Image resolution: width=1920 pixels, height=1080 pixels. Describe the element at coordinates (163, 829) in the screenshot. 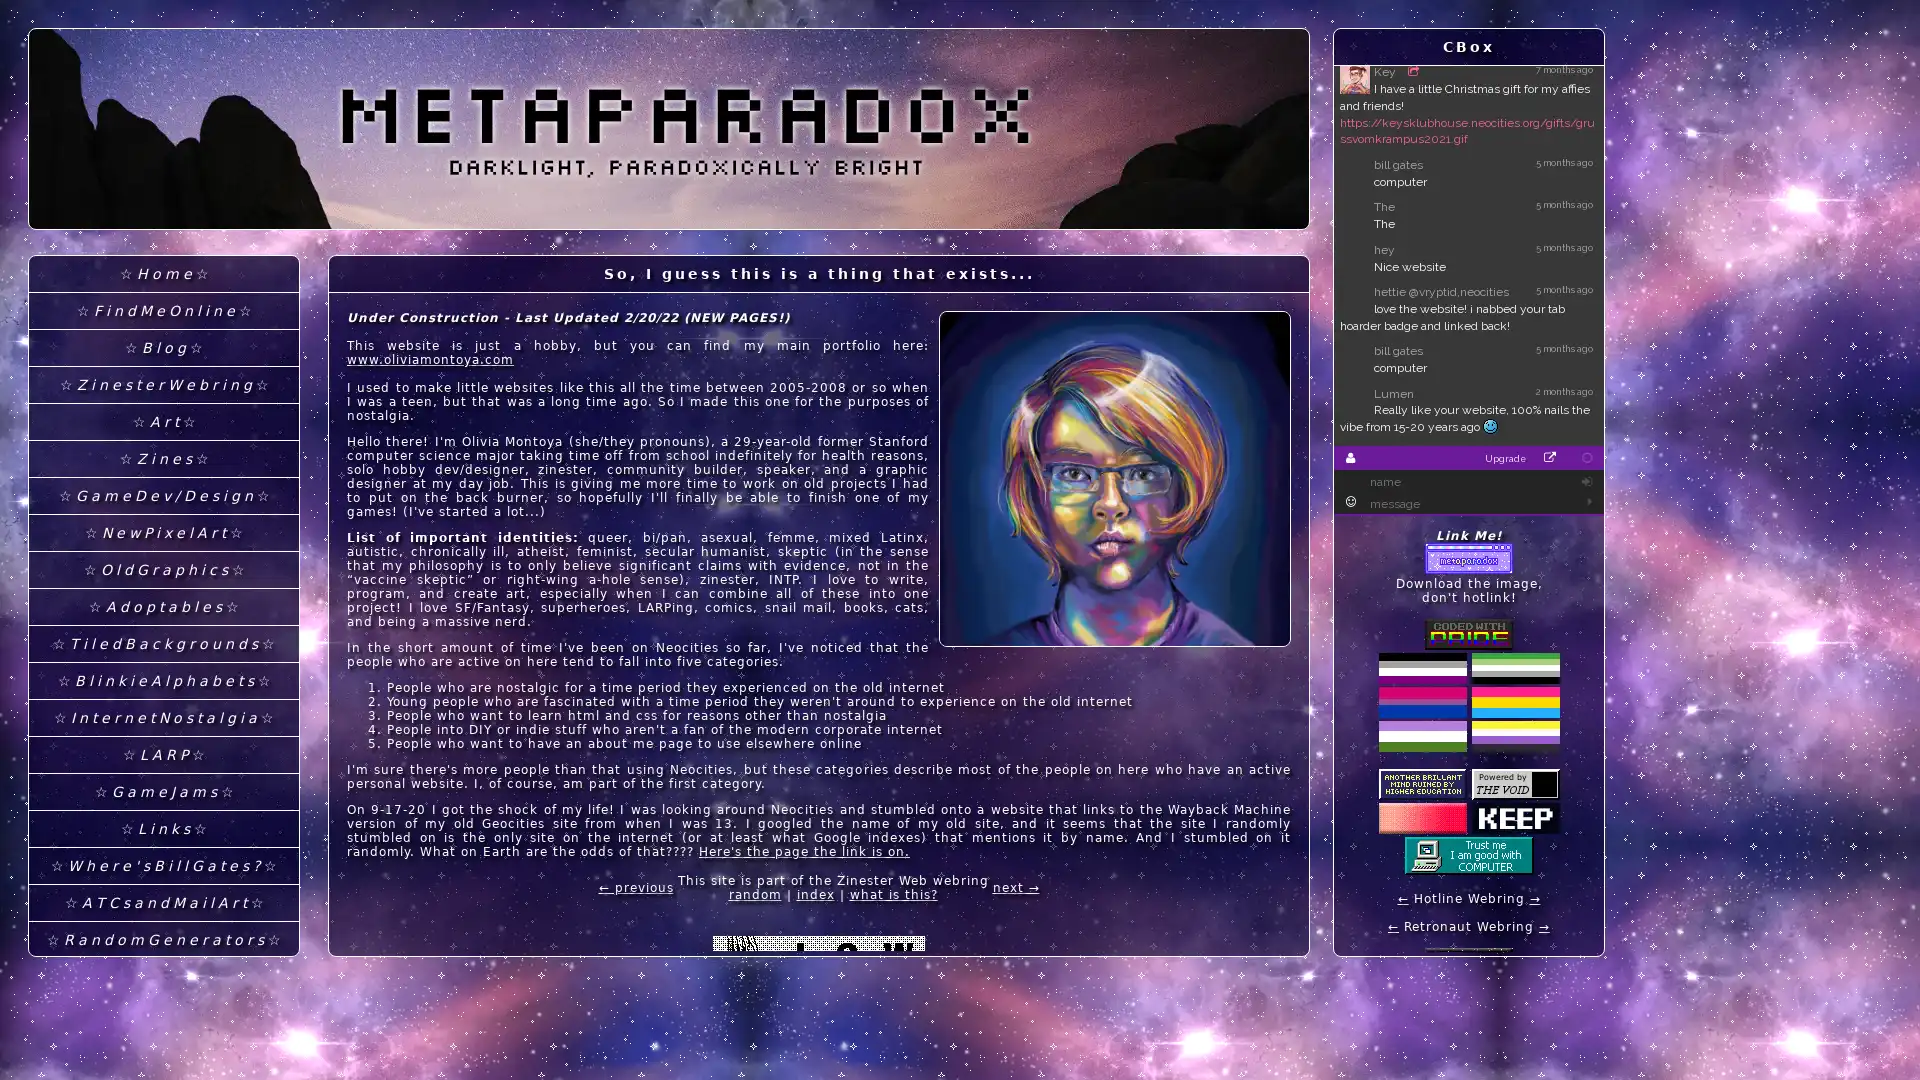

I see `L i n k s` at that location.